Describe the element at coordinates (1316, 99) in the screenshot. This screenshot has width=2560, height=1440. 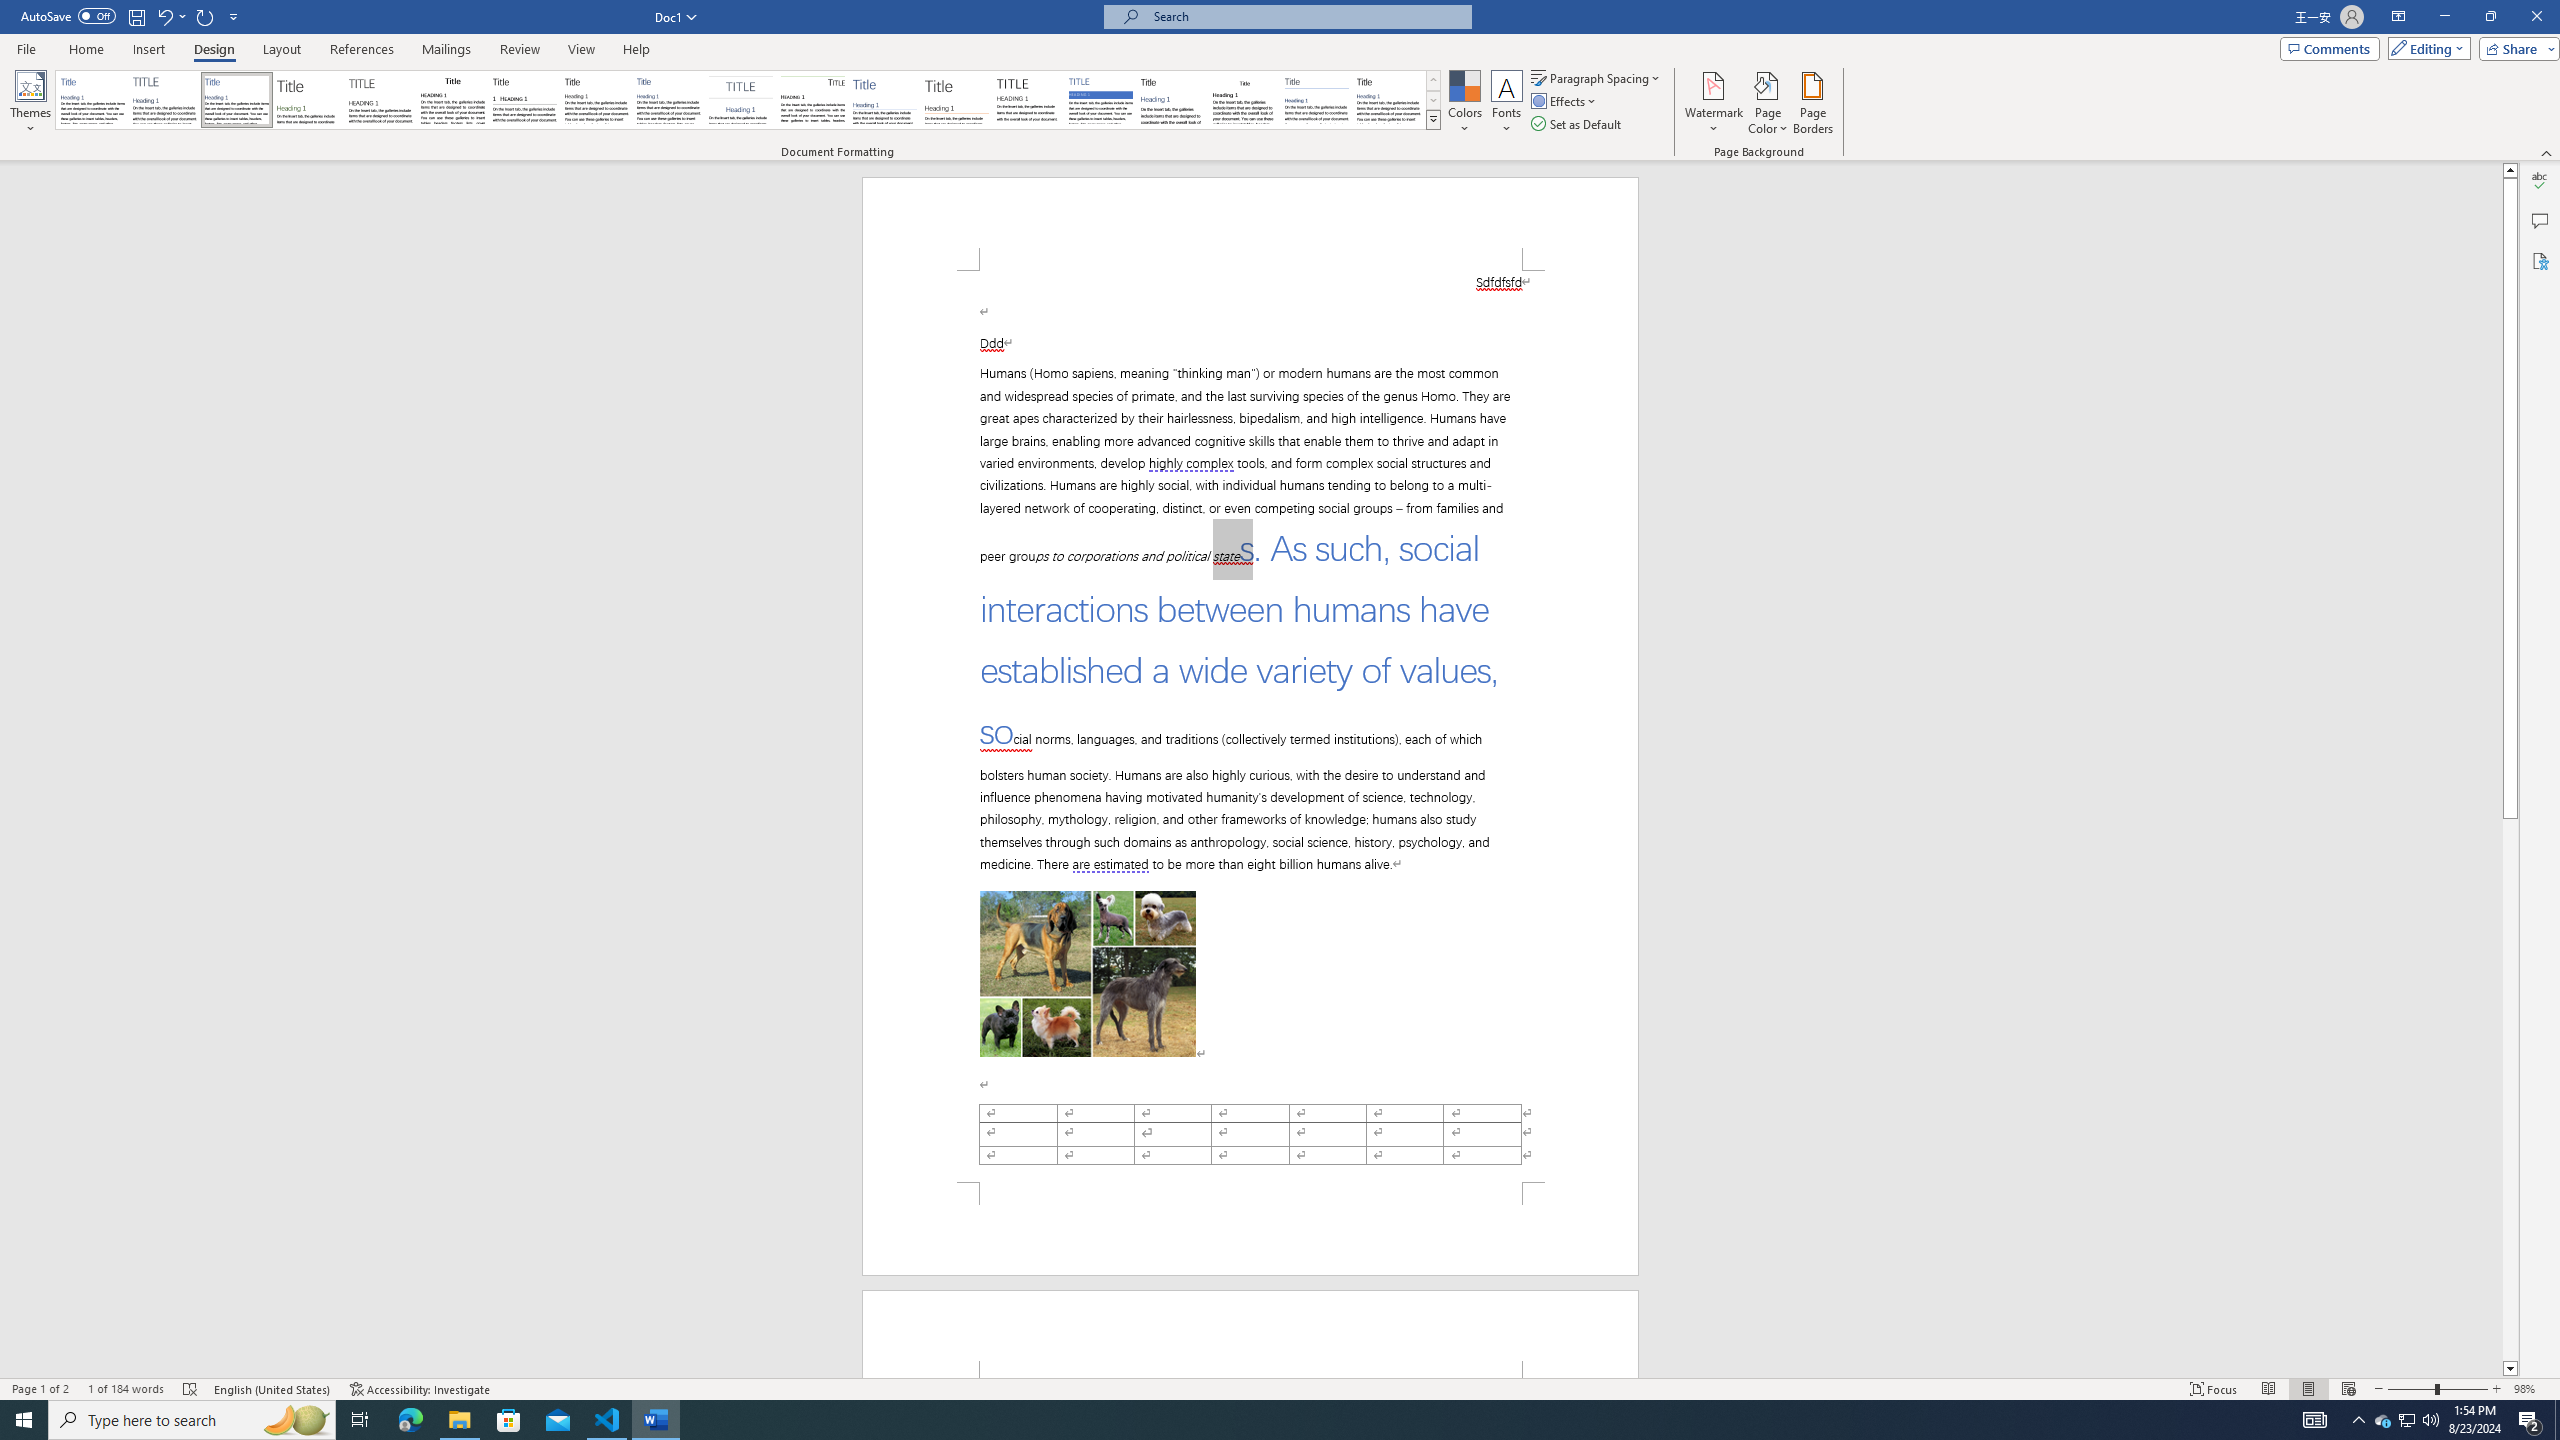
I see `'Word 2010'` at that location.